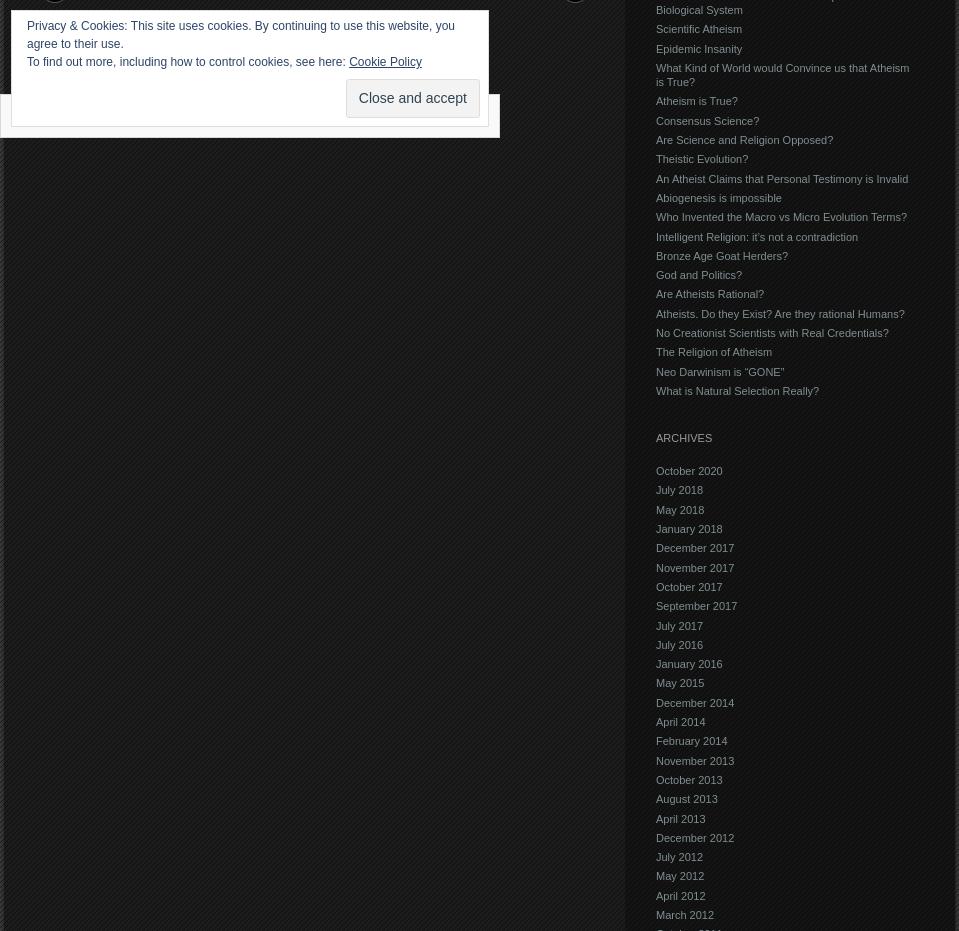 Image resolution: width=959 pixels, height=931 pixels. Describe the element at coordinates (655, 565) in the screenshot. I see `'November 2017'` at that location.